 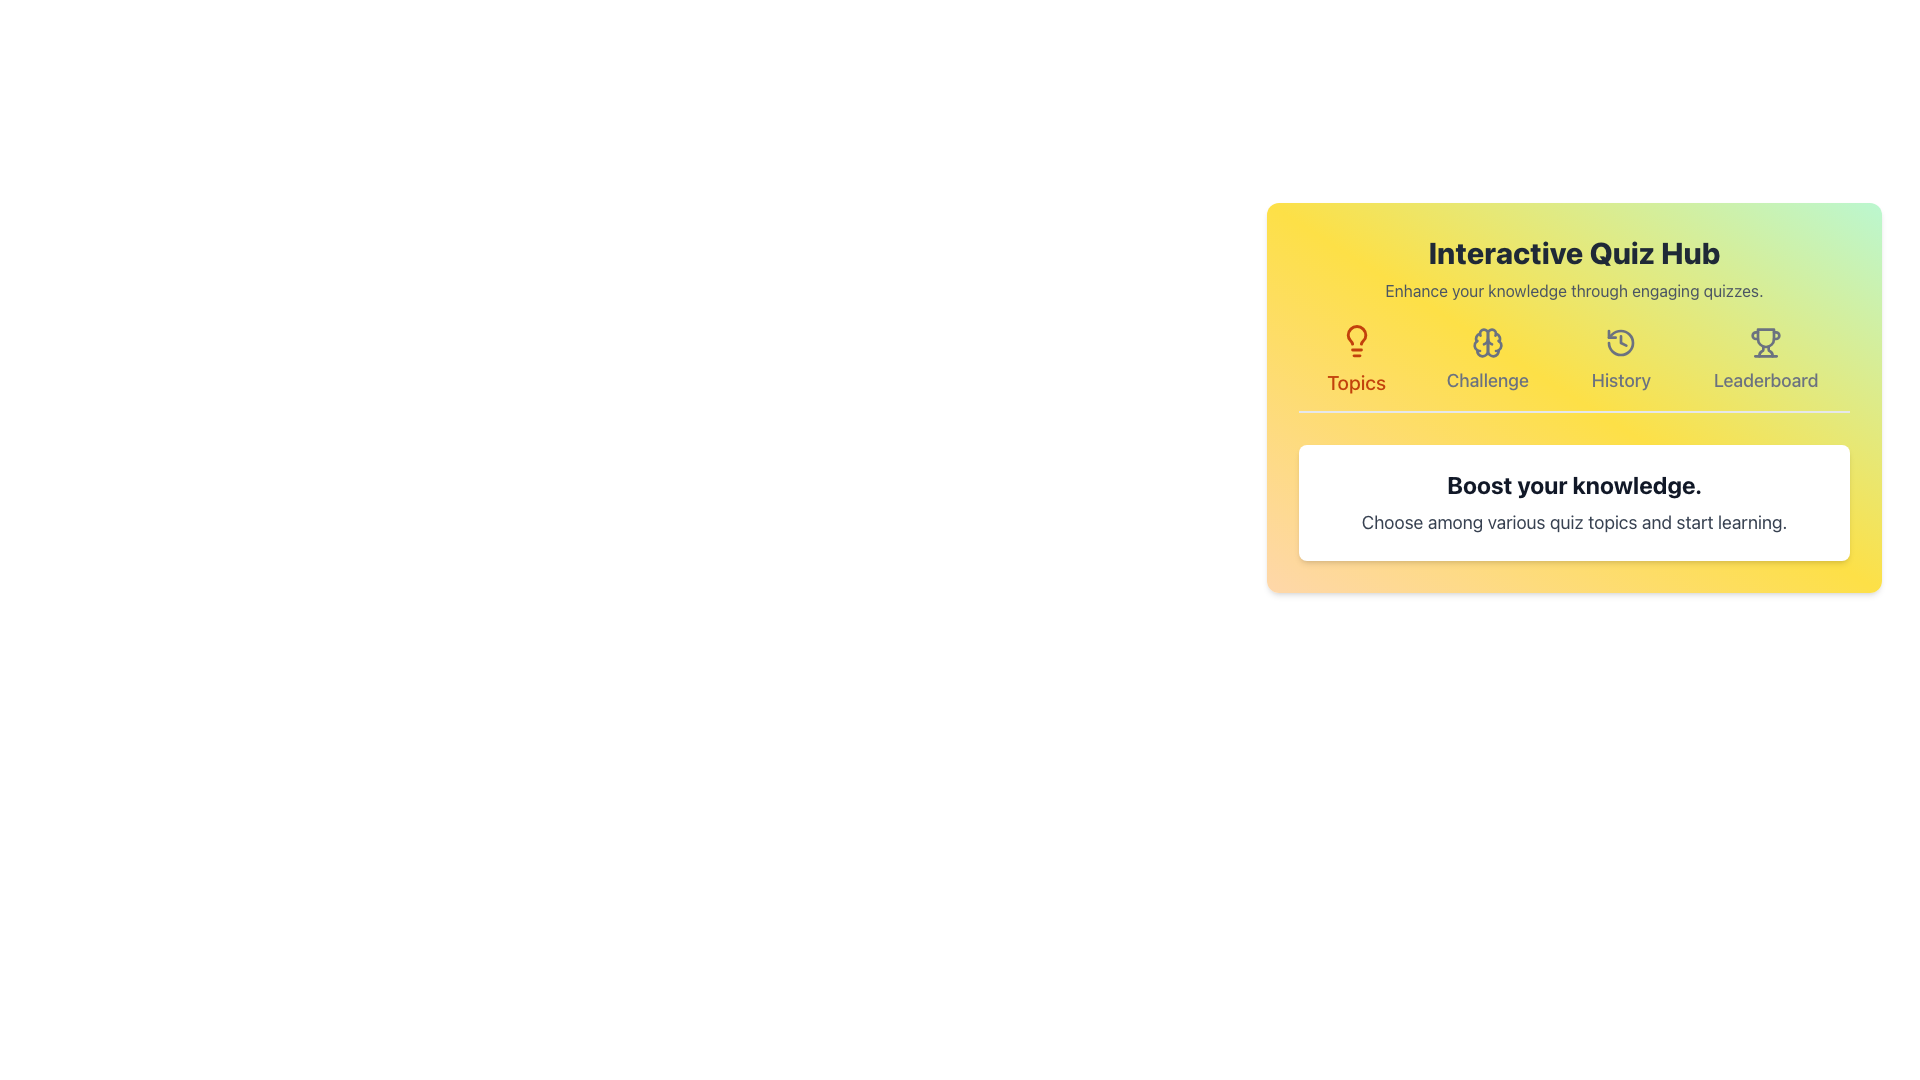 I want to click on the first button in the horizontal menu at the top of the card-like interface to interact with topics, so click(x=1357, y=361).